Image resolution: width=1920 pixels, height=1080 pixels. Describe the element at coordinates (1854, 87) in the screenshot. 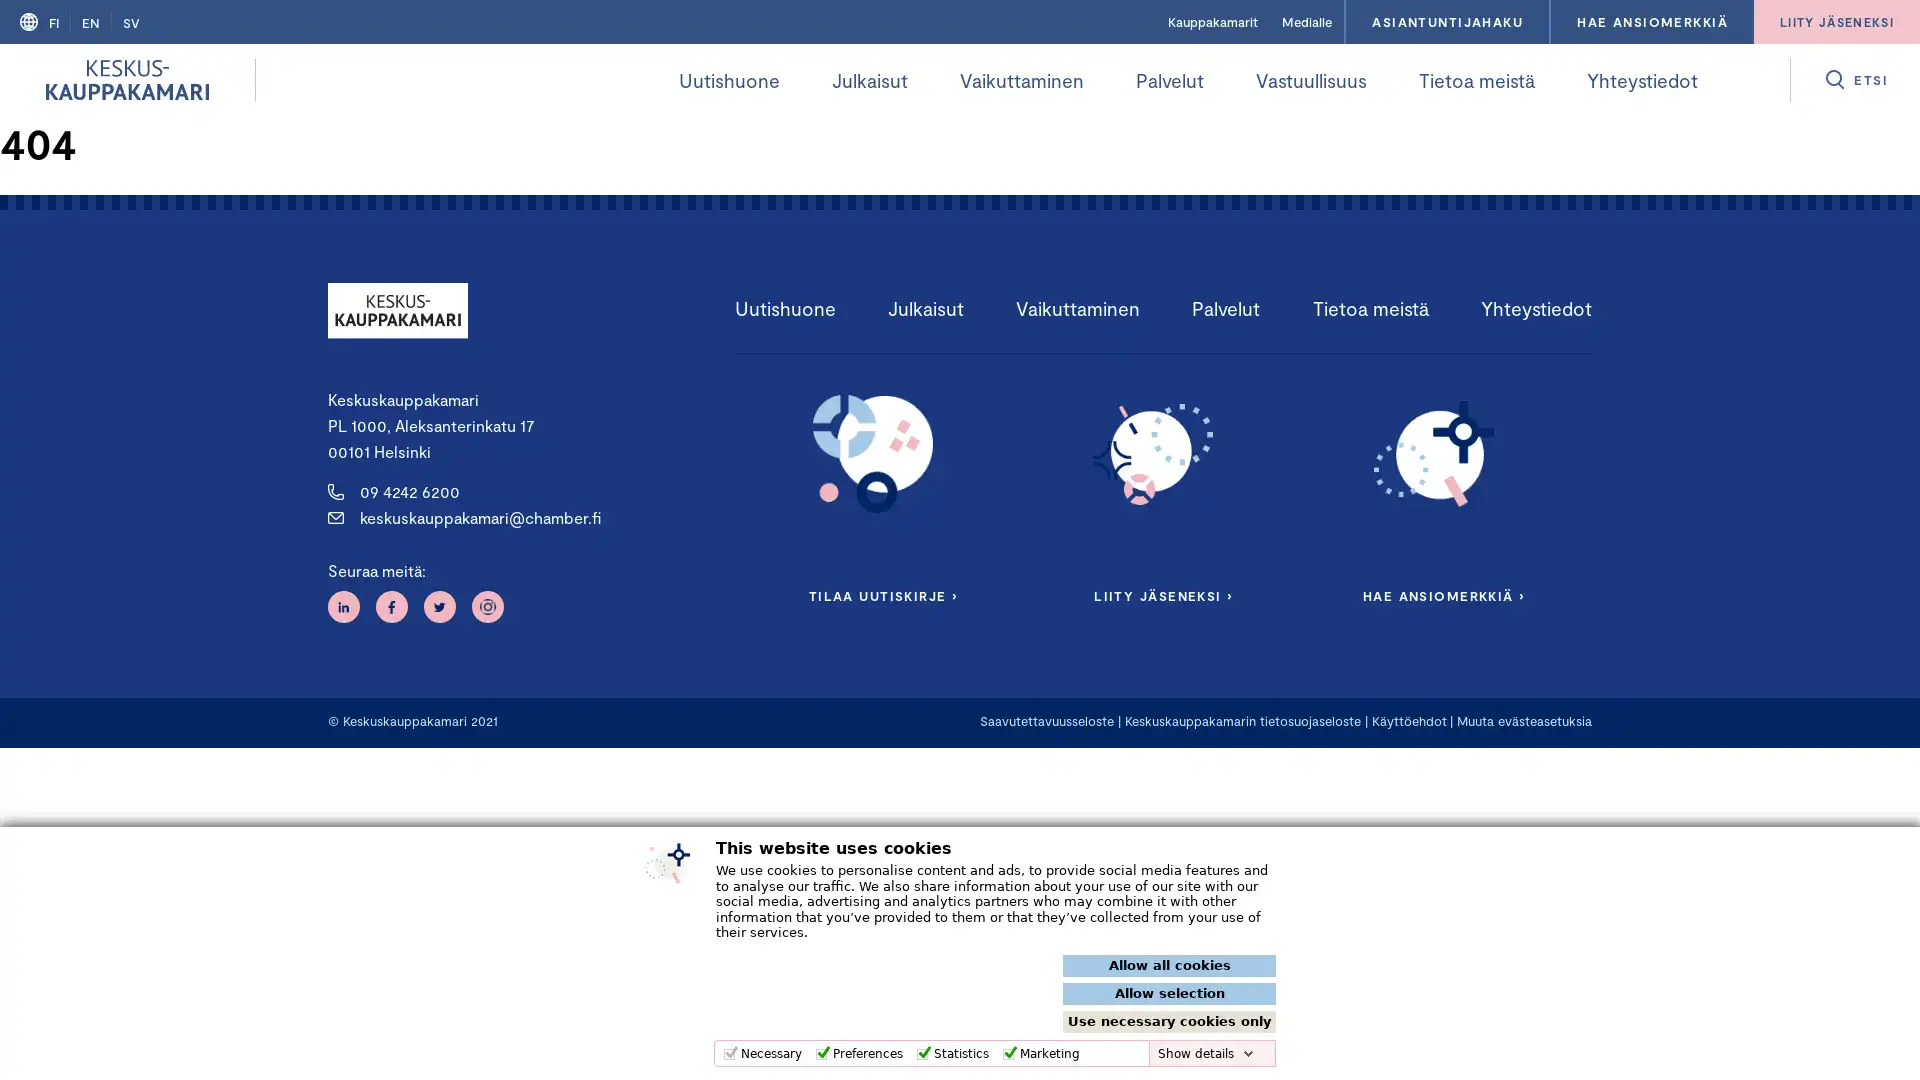

I see `Avaa etsi valikko` at that location.